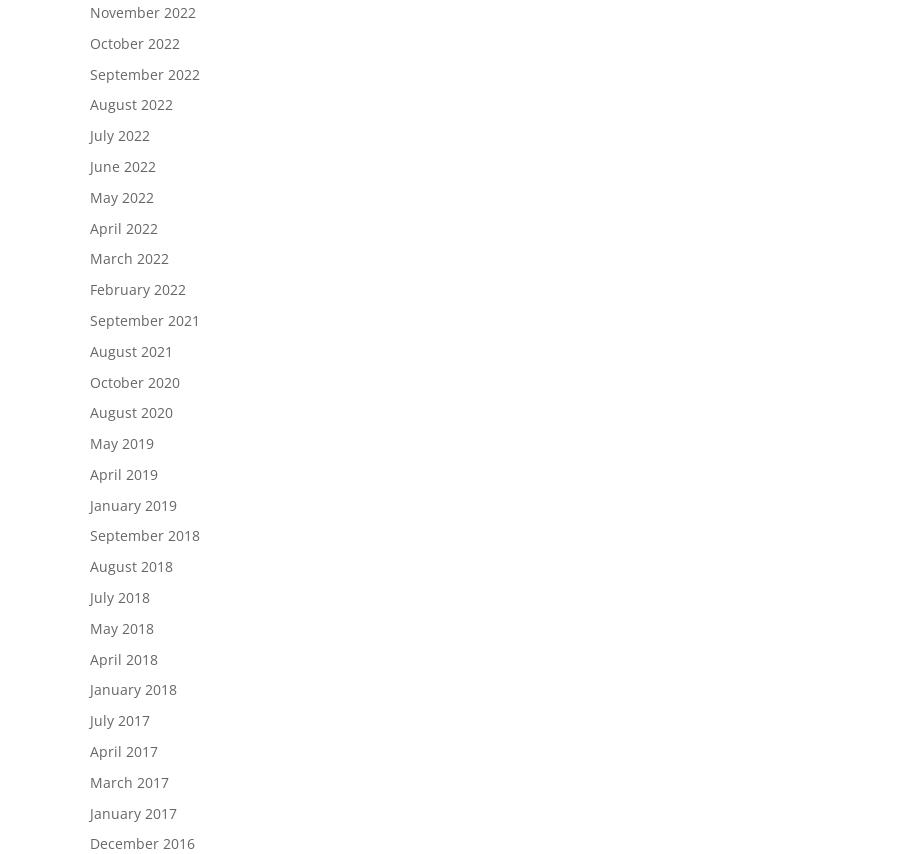 This screenshot has height=854, width=900. Describe the element at coordinates (89, 227) in the screenshot. I see `'April 2022'` at that location.